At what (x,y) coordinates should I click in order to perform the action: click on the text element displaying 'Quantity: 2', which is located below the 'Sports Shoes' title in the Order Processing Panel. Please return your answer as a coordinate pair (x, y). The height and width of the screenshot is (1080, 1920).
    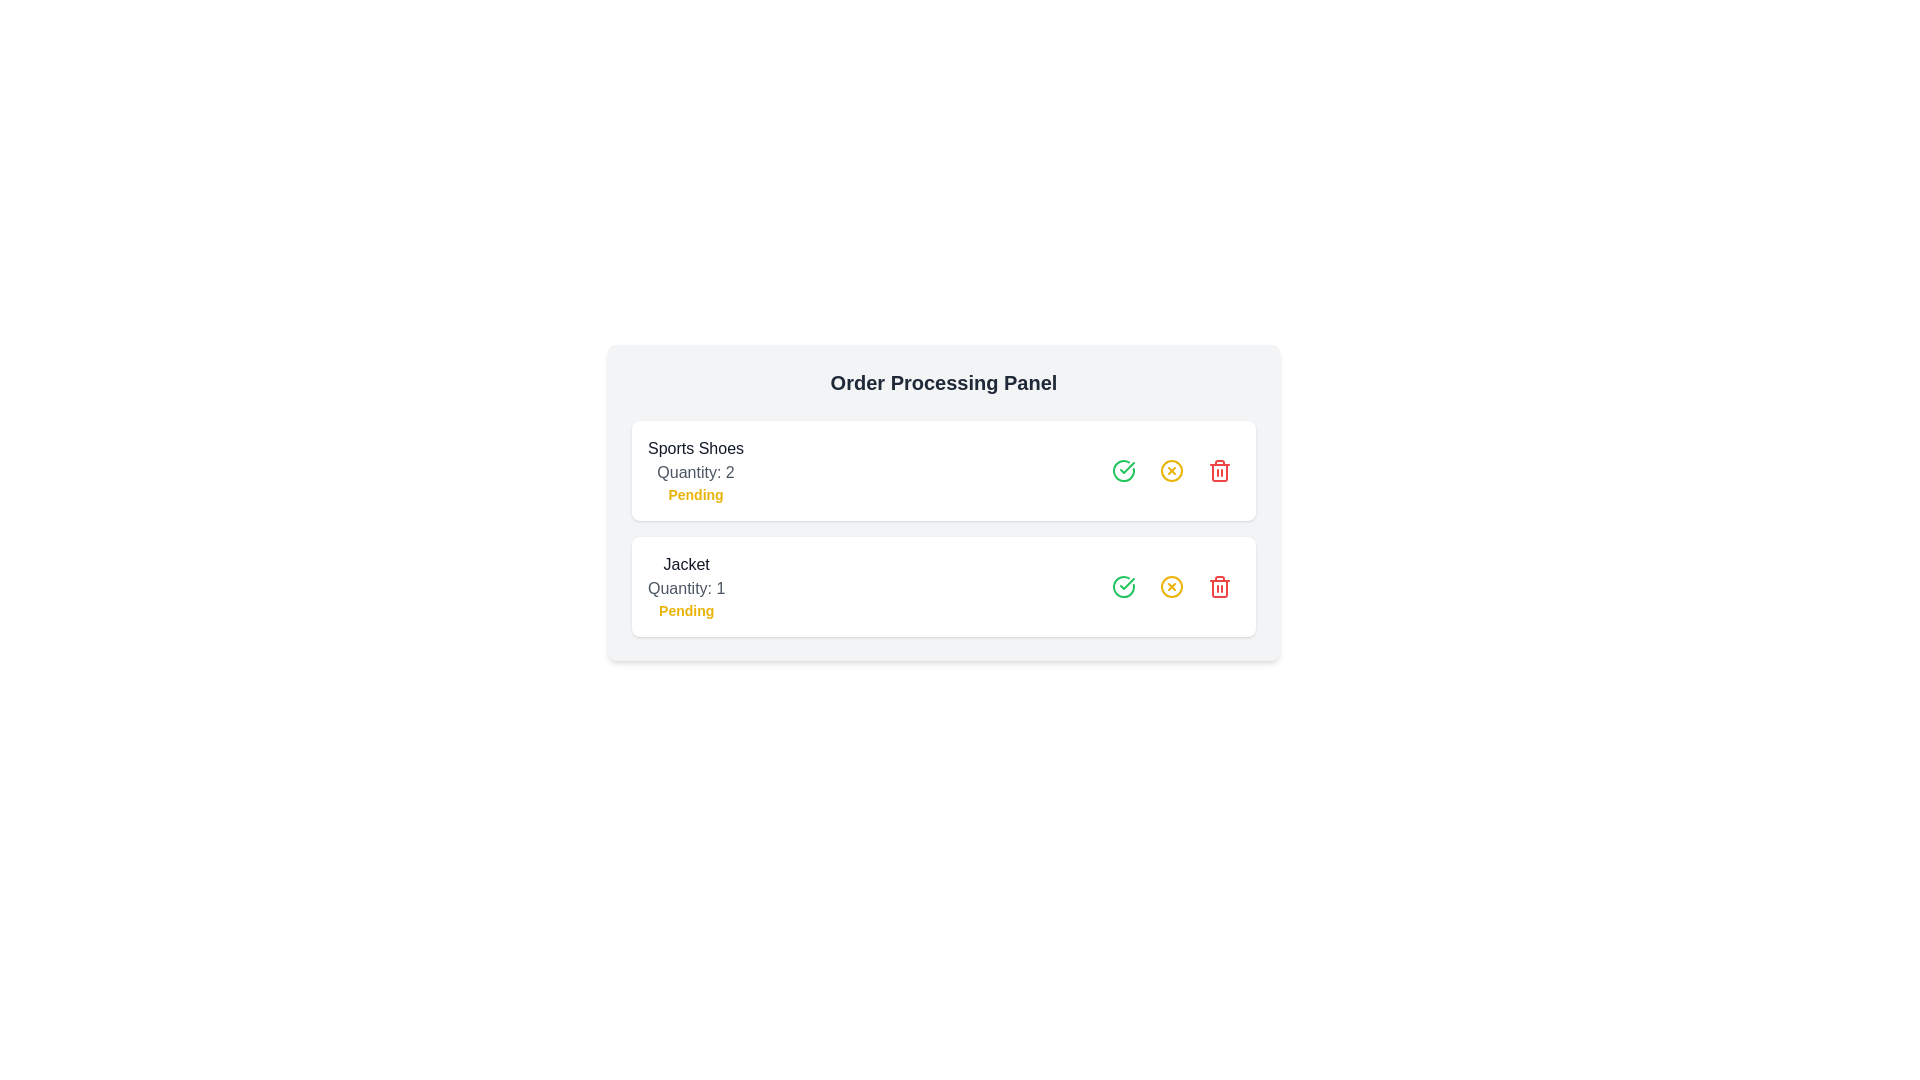
    Looking at the image, I should click on (696, 473).